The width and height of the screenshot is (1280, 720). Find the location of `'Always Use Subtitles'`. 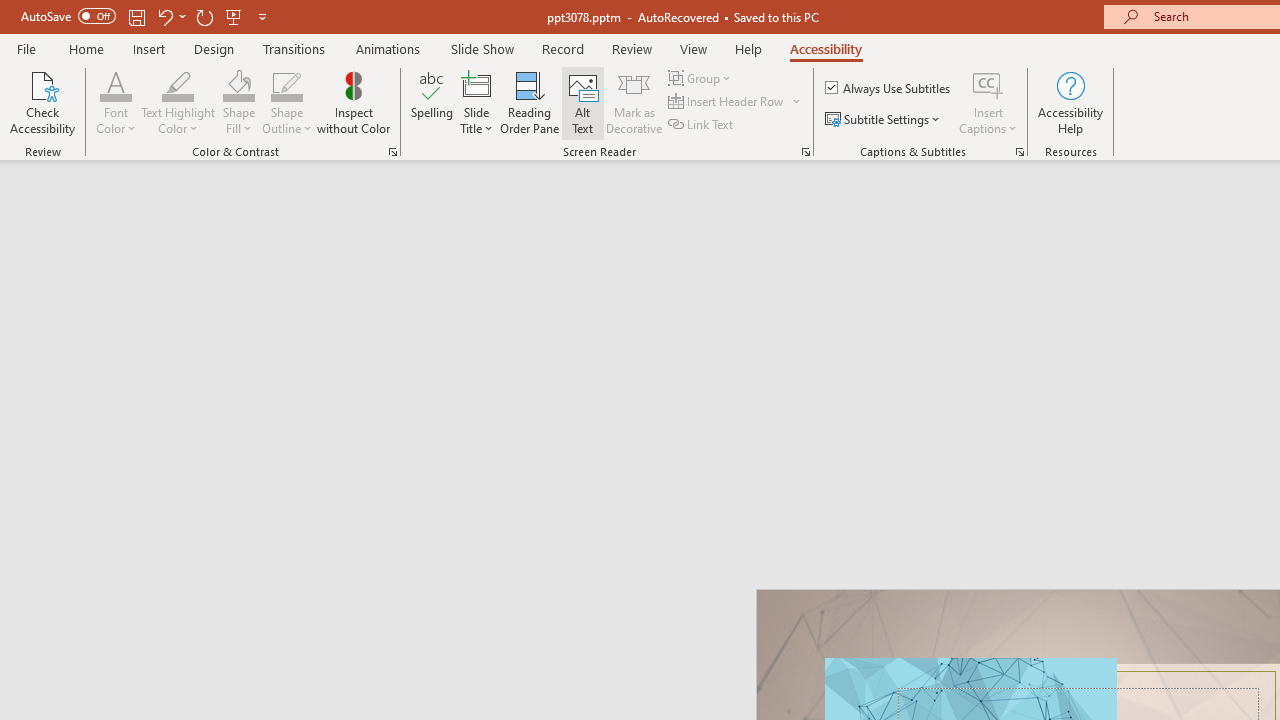

'Always Use Subtitles' is located at coordinates (888, 86).